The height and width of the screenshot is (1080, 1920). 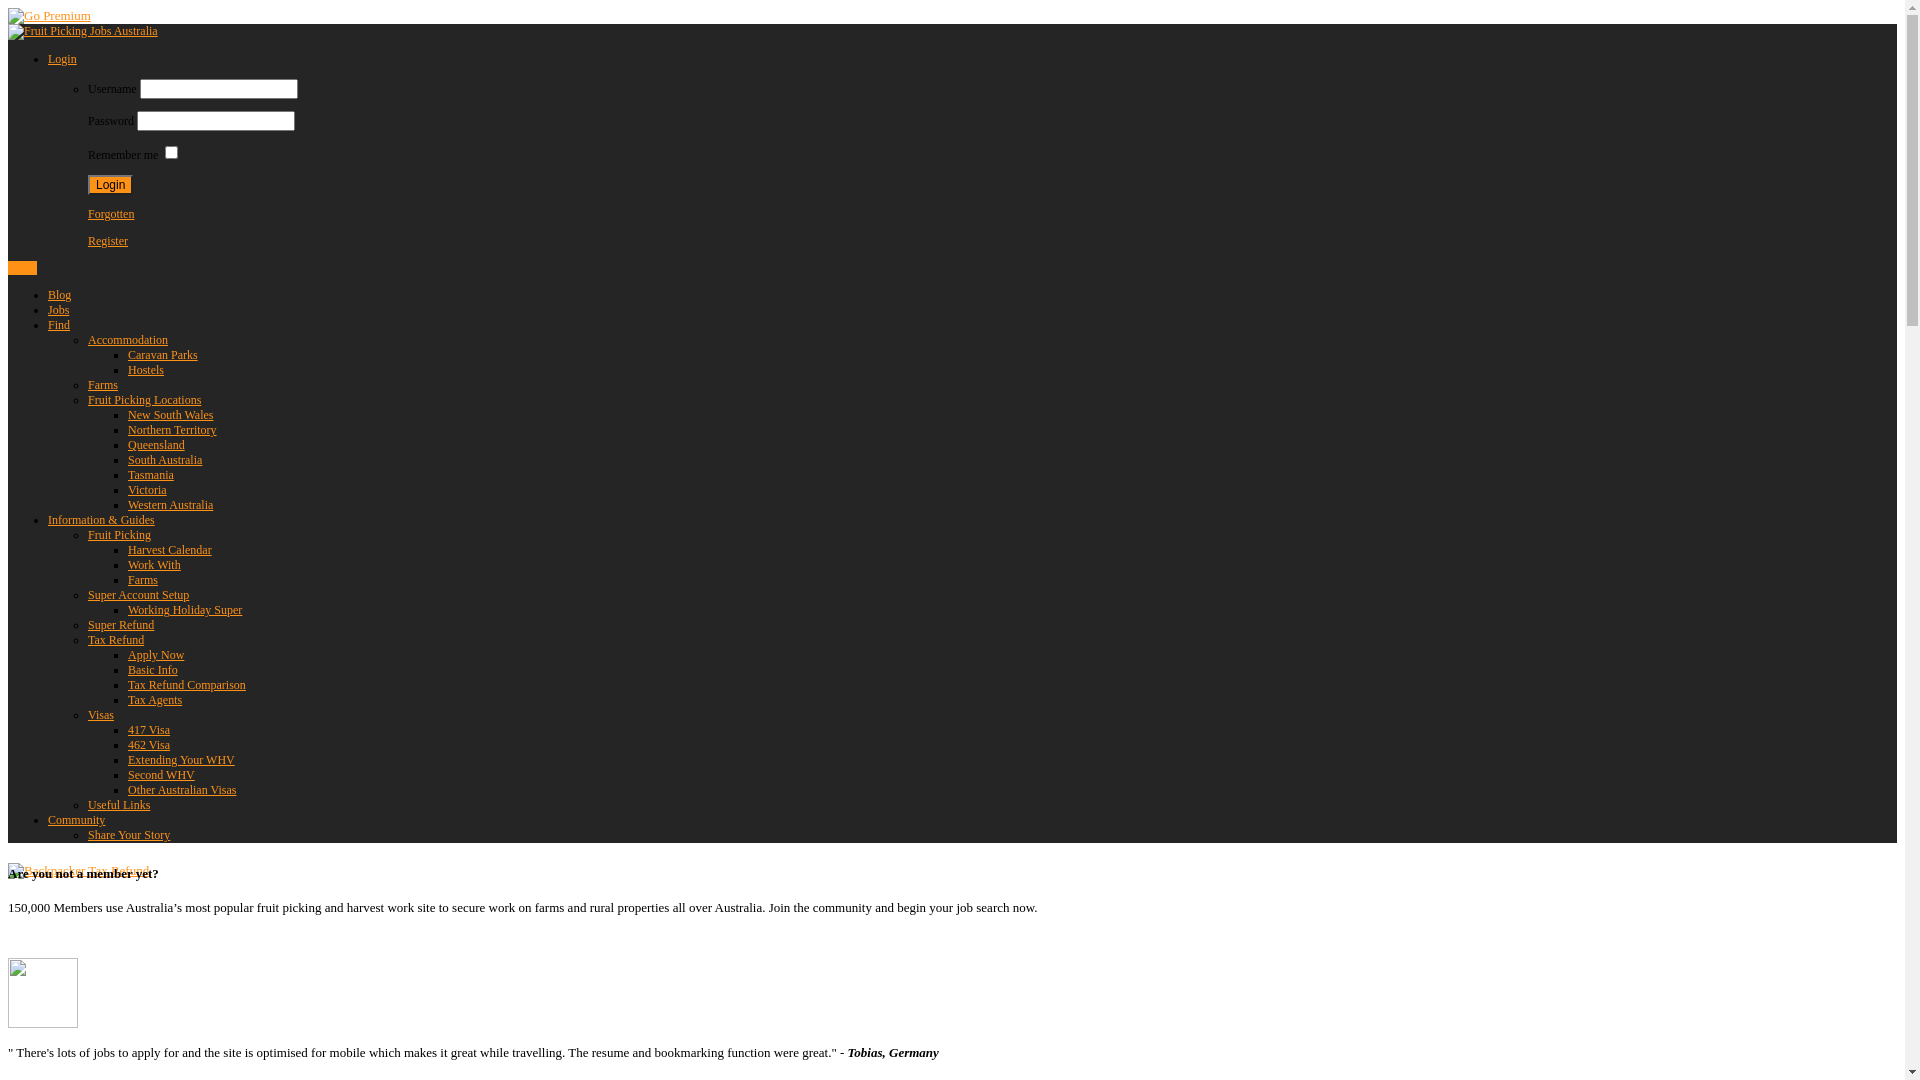 What do you see at coordinates (59, 294) in the screenshot?
I see `'Blog'` at bounding box center [59, 294].